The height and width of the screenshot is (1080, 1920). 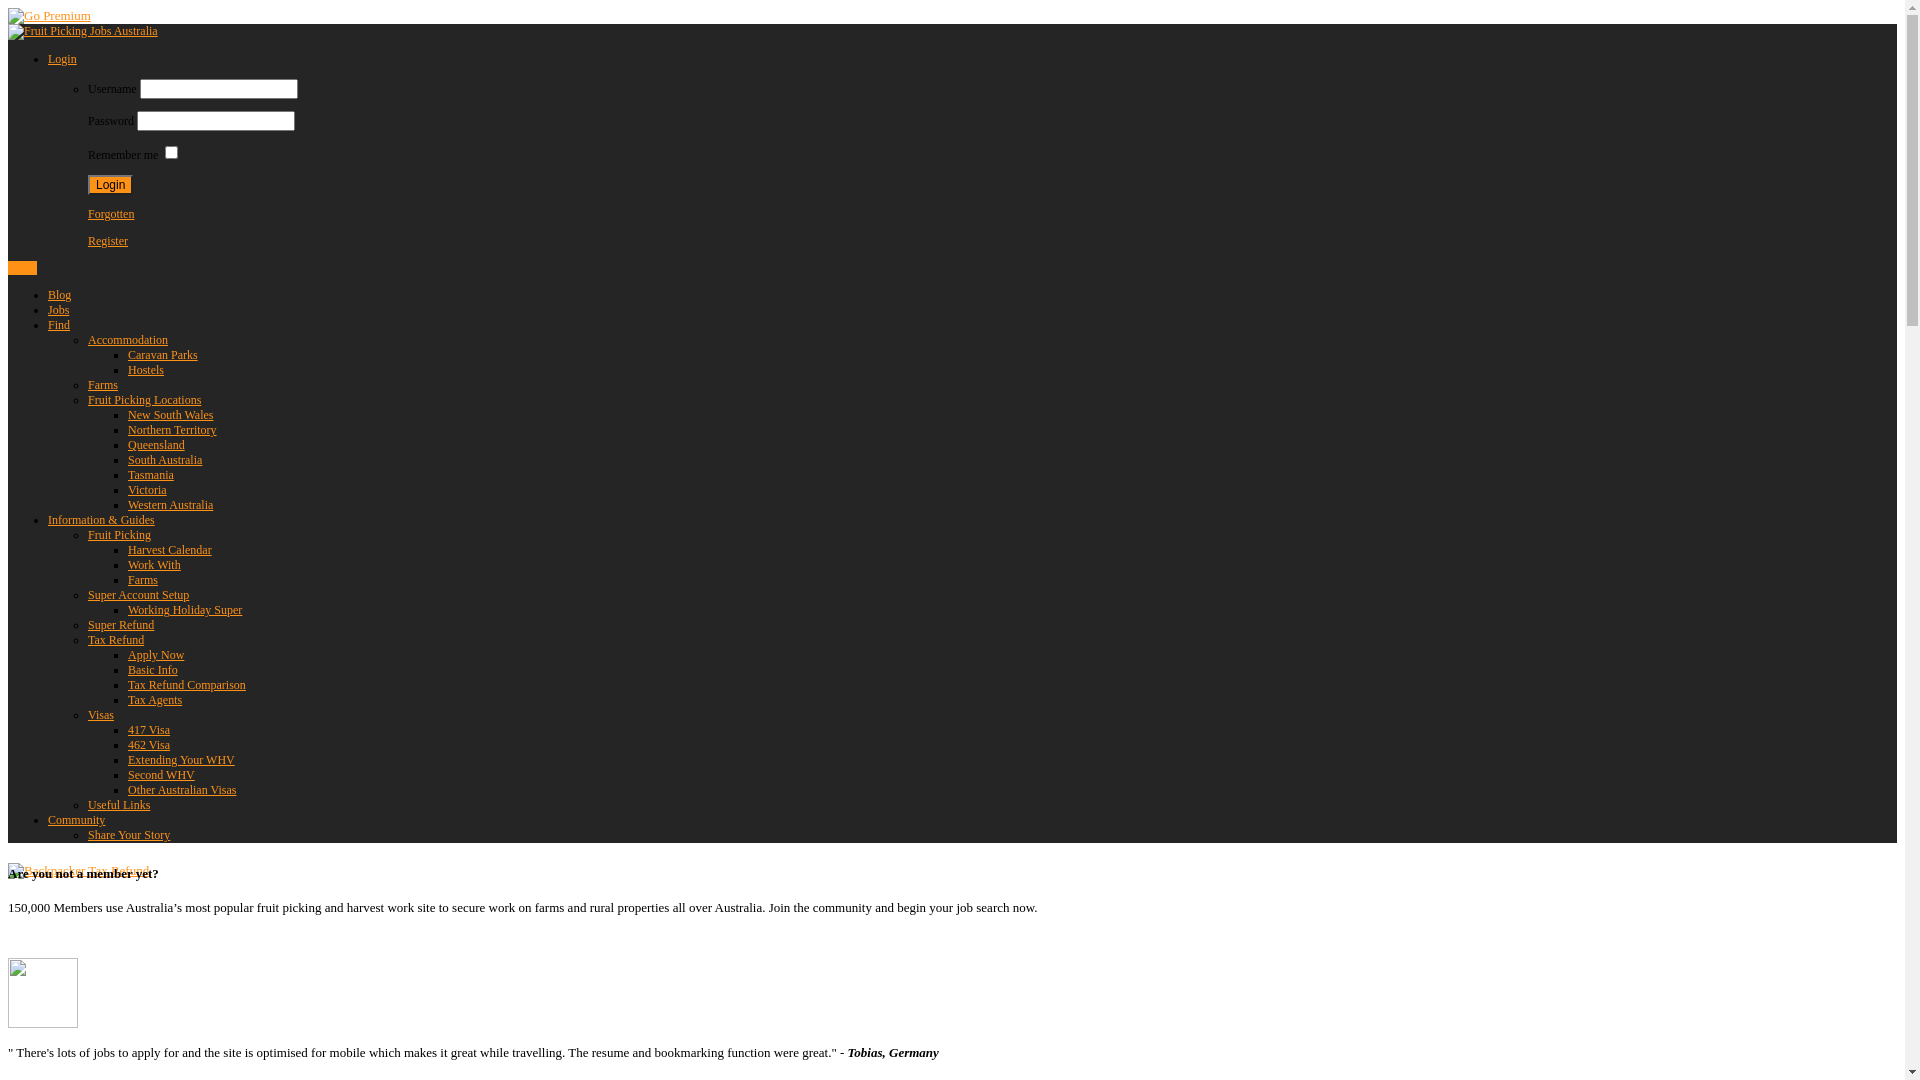 What do you see at coordinates (59, 294) in the screenshot?
I see `'Blog'` at bounding box center [59, 294].